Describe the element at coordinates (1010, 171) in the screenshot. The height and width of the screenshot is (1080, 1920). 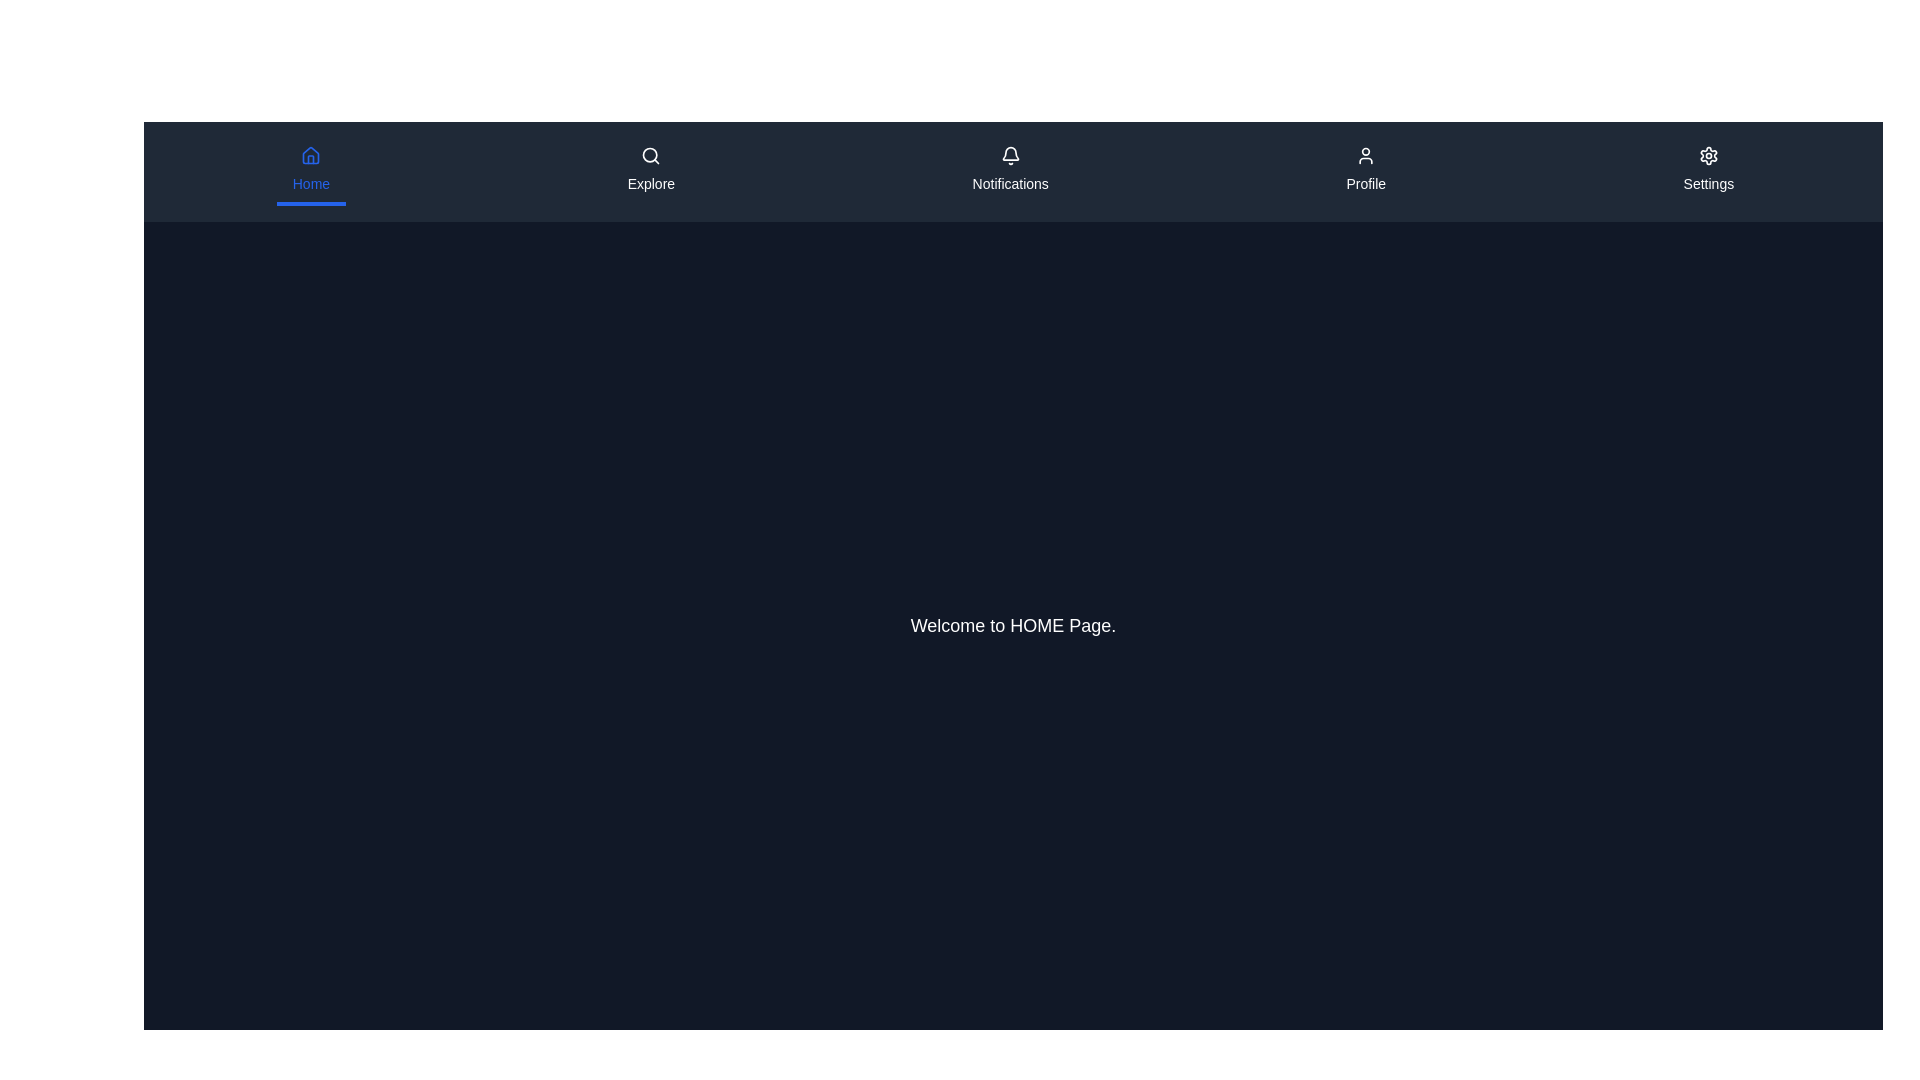
I see `the Notifications button located in the top navigation bar, third from the left` at that location.